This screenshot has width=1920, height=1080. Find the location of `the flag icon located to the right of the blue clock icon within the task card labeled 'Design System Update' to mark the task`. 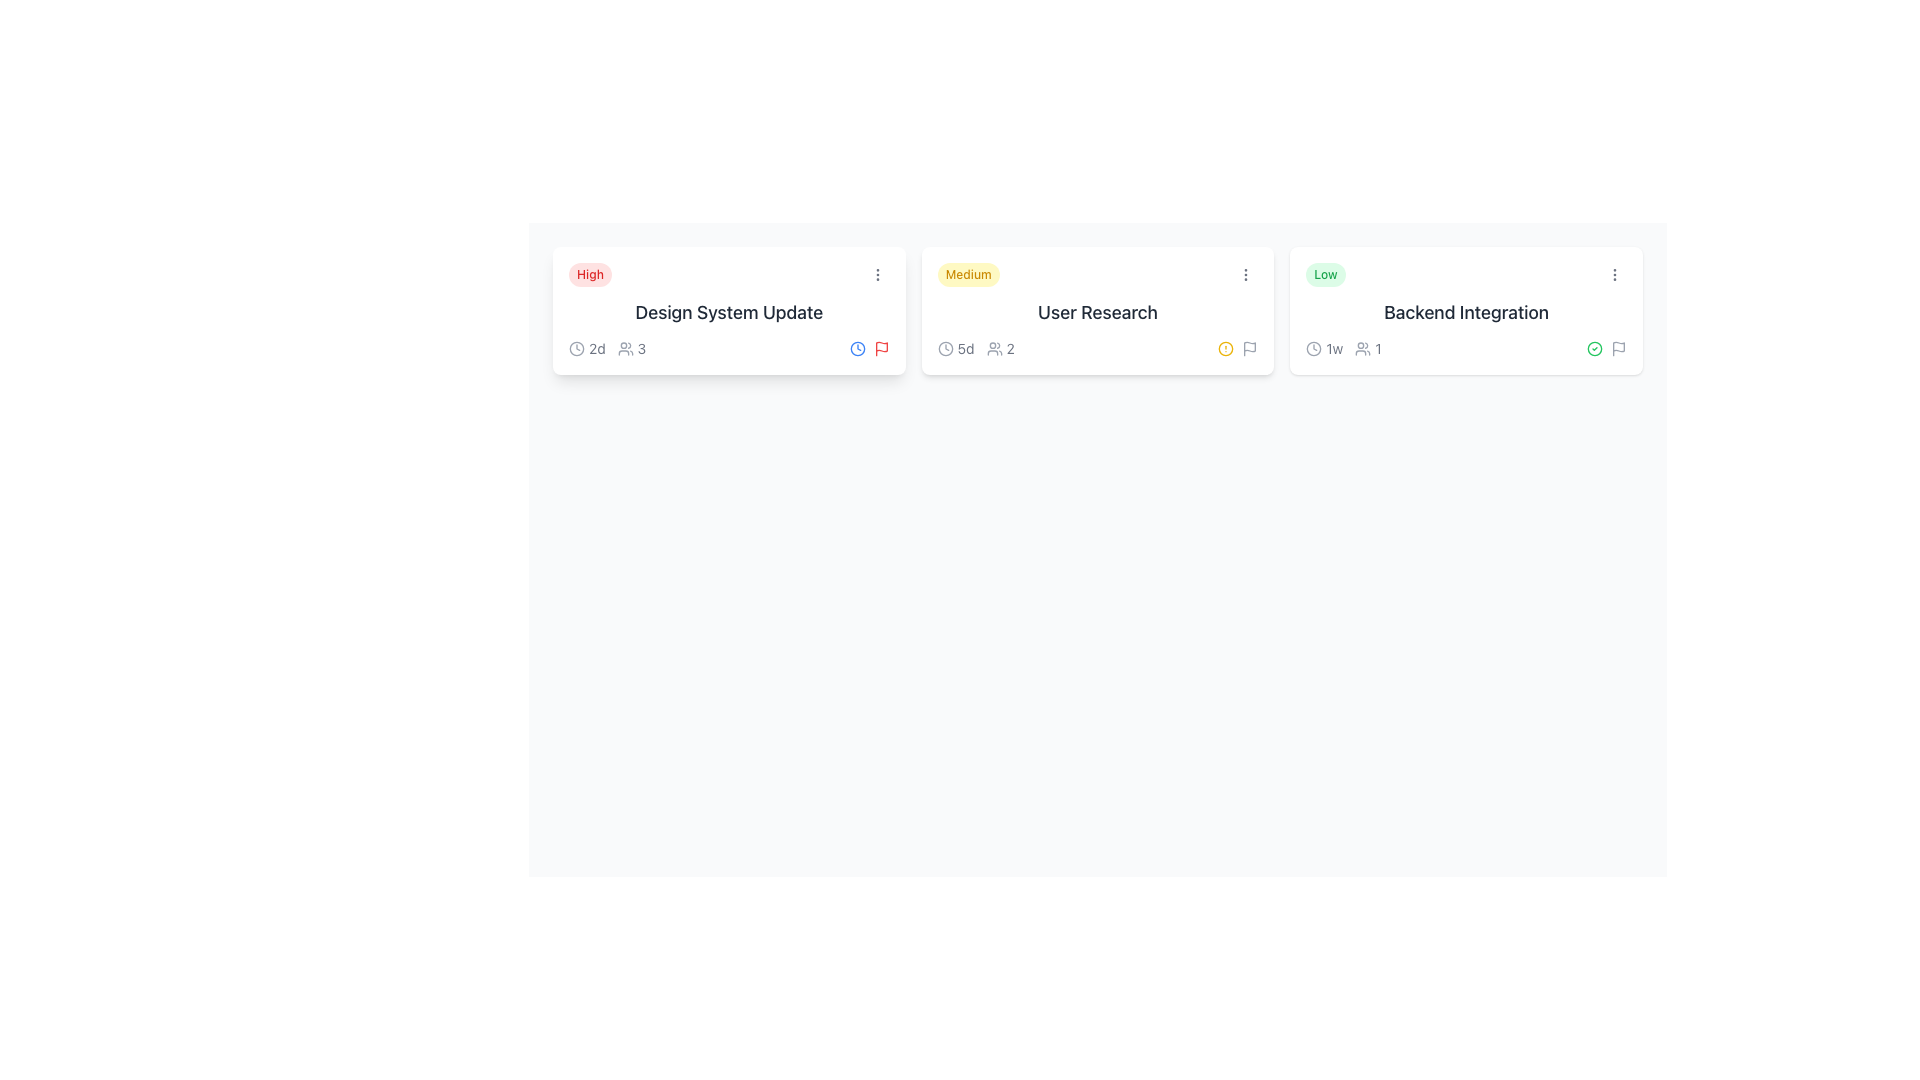

the flag icon located to the right of the blue clock icon within the task card labeled 'Design System Update' to mark the task is located at coordinates (880, 347).